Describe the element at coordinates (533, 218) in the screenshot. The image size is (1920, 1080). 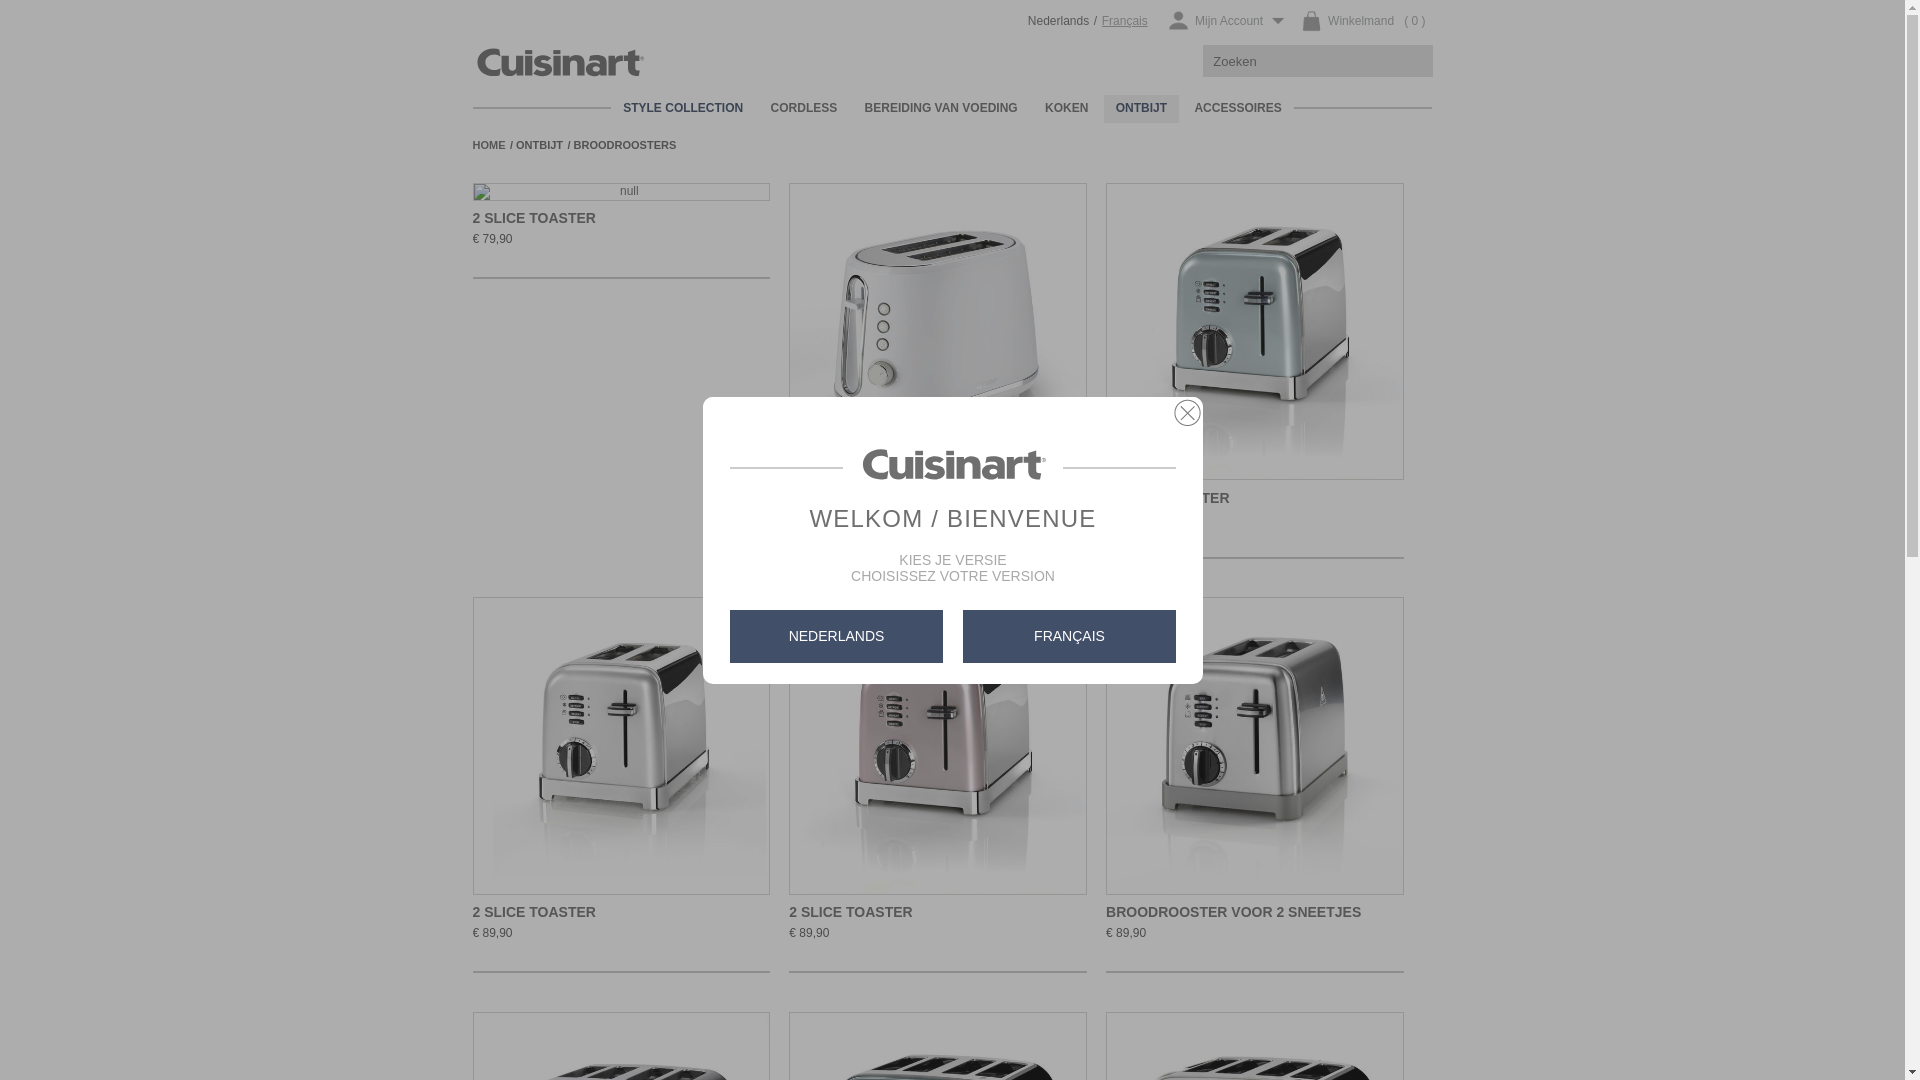
I see `'2 SLICE TOASTER'` at that location.